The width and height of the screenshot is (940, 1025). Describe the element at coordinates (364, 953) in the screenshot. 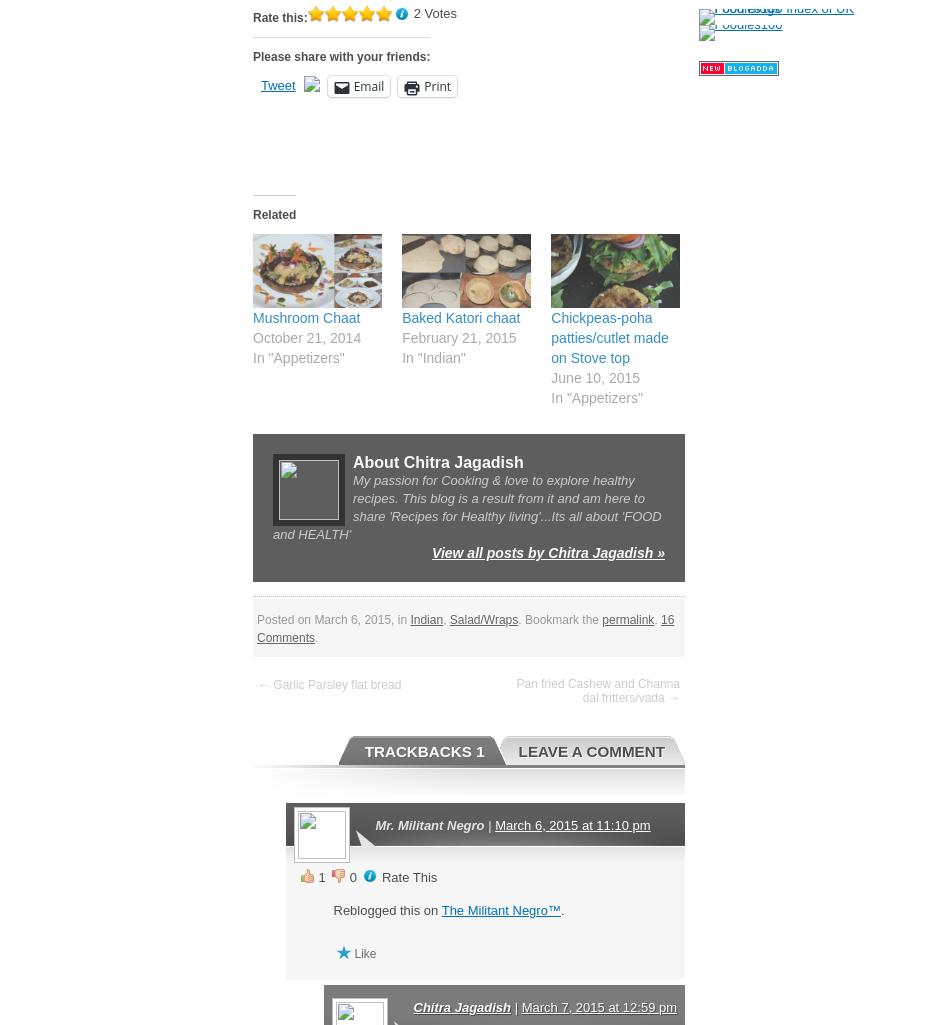

I see `'Like'` at that location.